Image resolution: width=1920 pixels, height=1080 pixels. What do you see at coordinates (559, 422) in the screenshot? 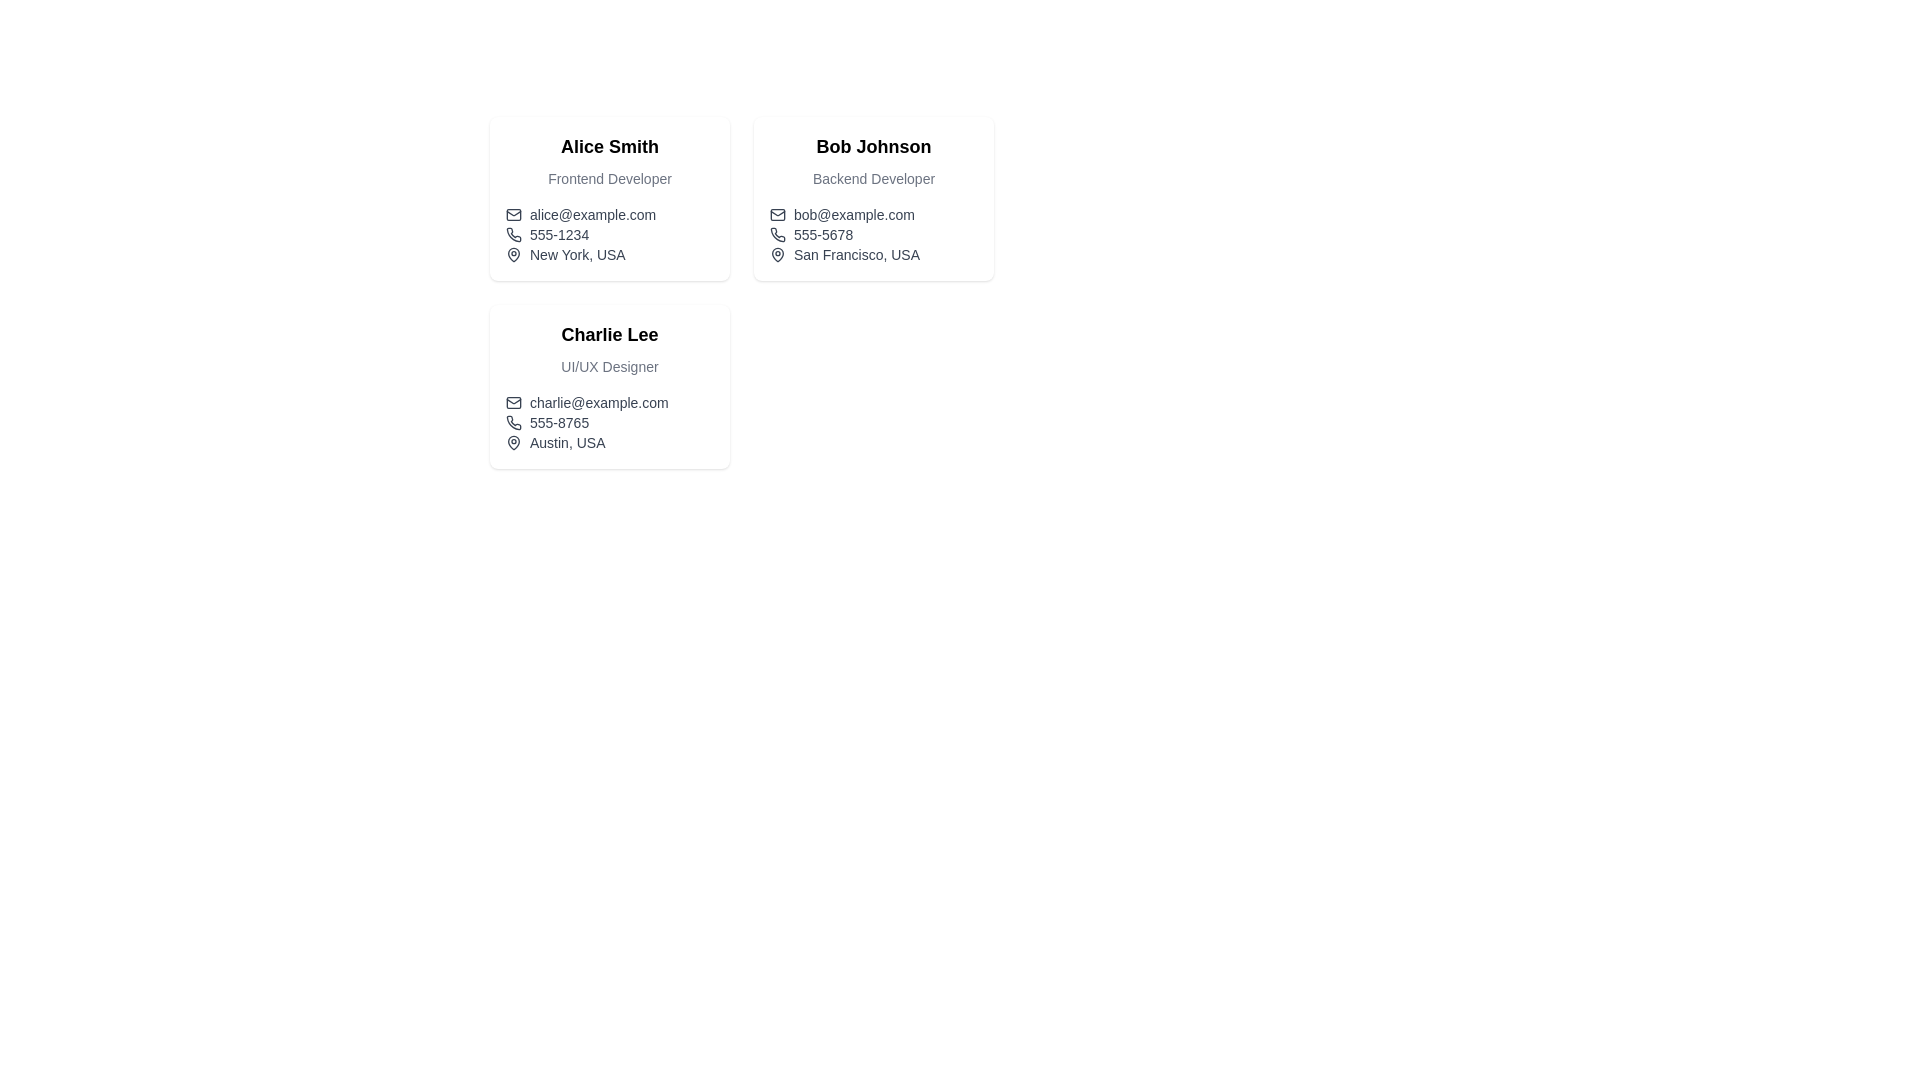
I see `the text label displaying '555-8765' in the contact card of 'Charlie Lee'` at bounding box center [559, 422].